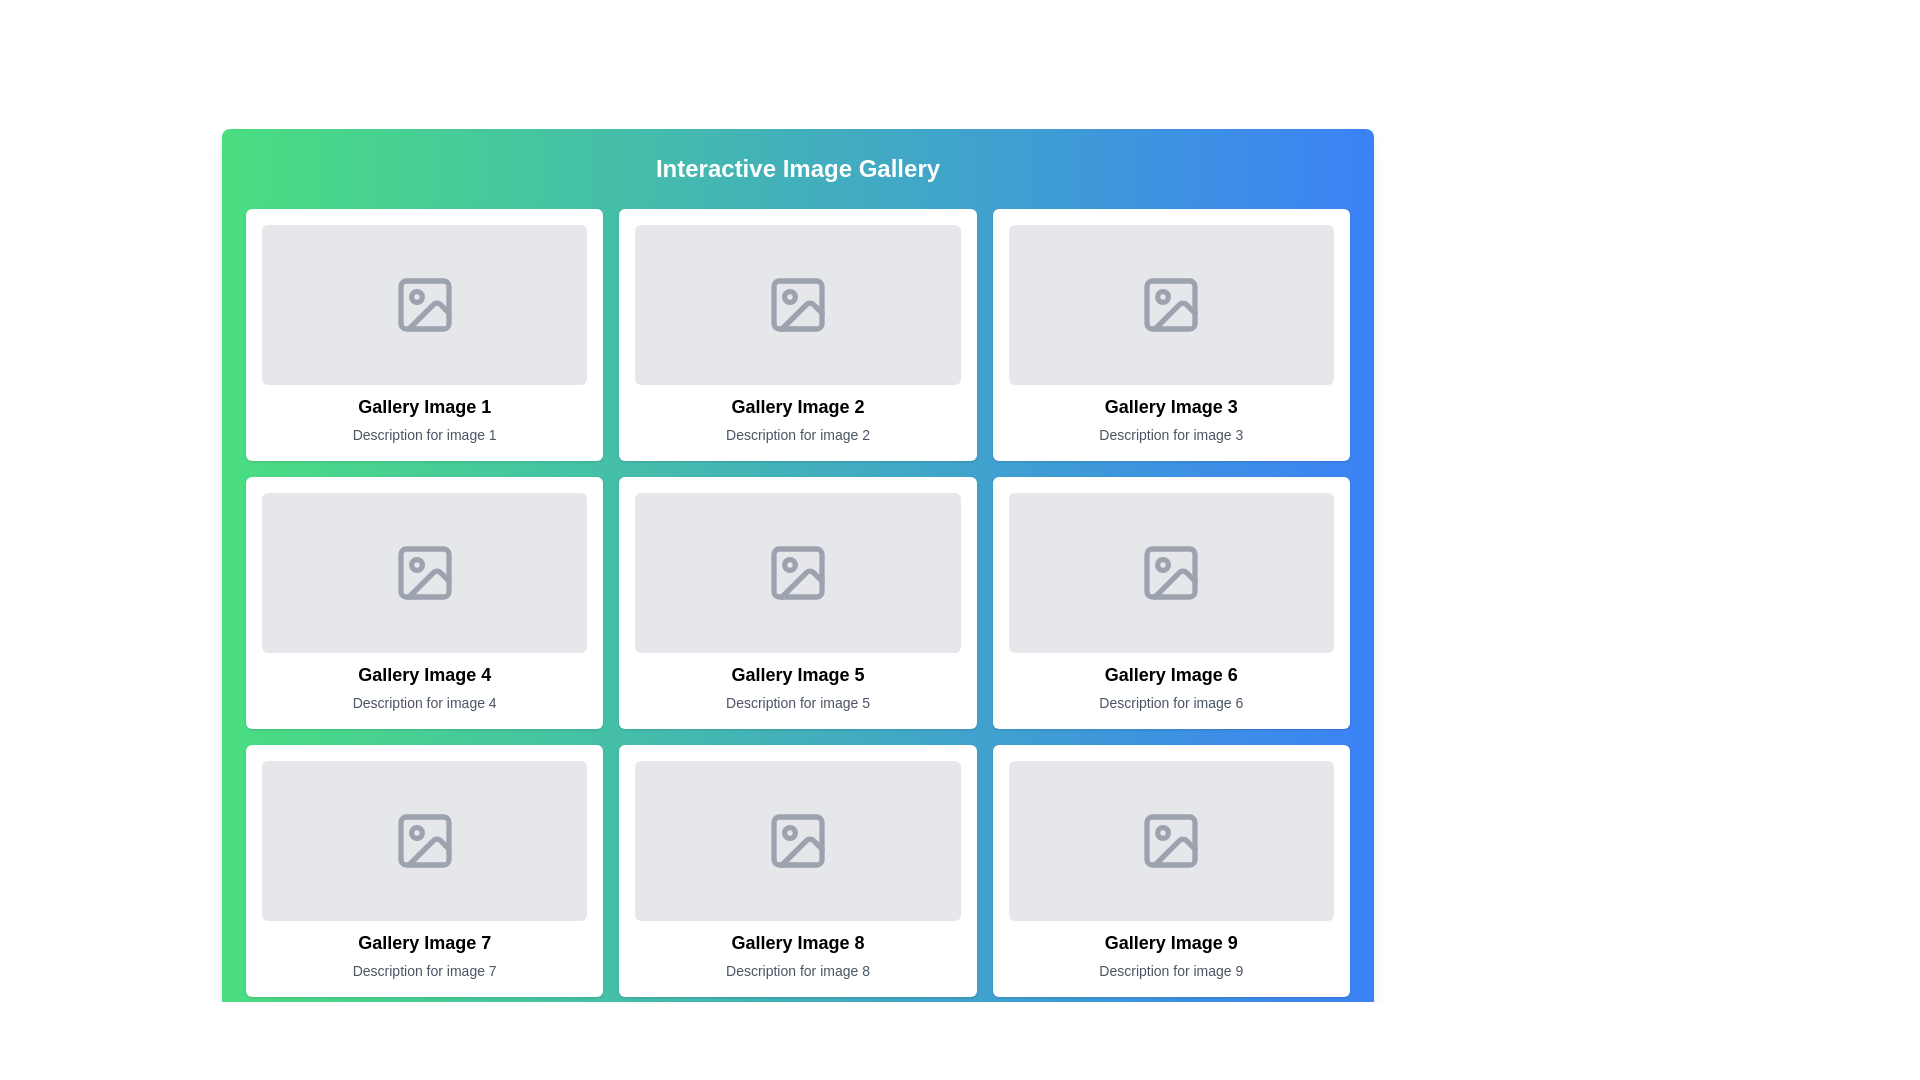 The height and width of the screenshot is (1080, 1920). Describe the element at coordinates (1171, 573) in the screenshot. I see `the Image Placeholder in the middle column of the gallery grid layout, which is associated with 'Gallery Image 6' and has the description 'Description for image 6'` at that location.